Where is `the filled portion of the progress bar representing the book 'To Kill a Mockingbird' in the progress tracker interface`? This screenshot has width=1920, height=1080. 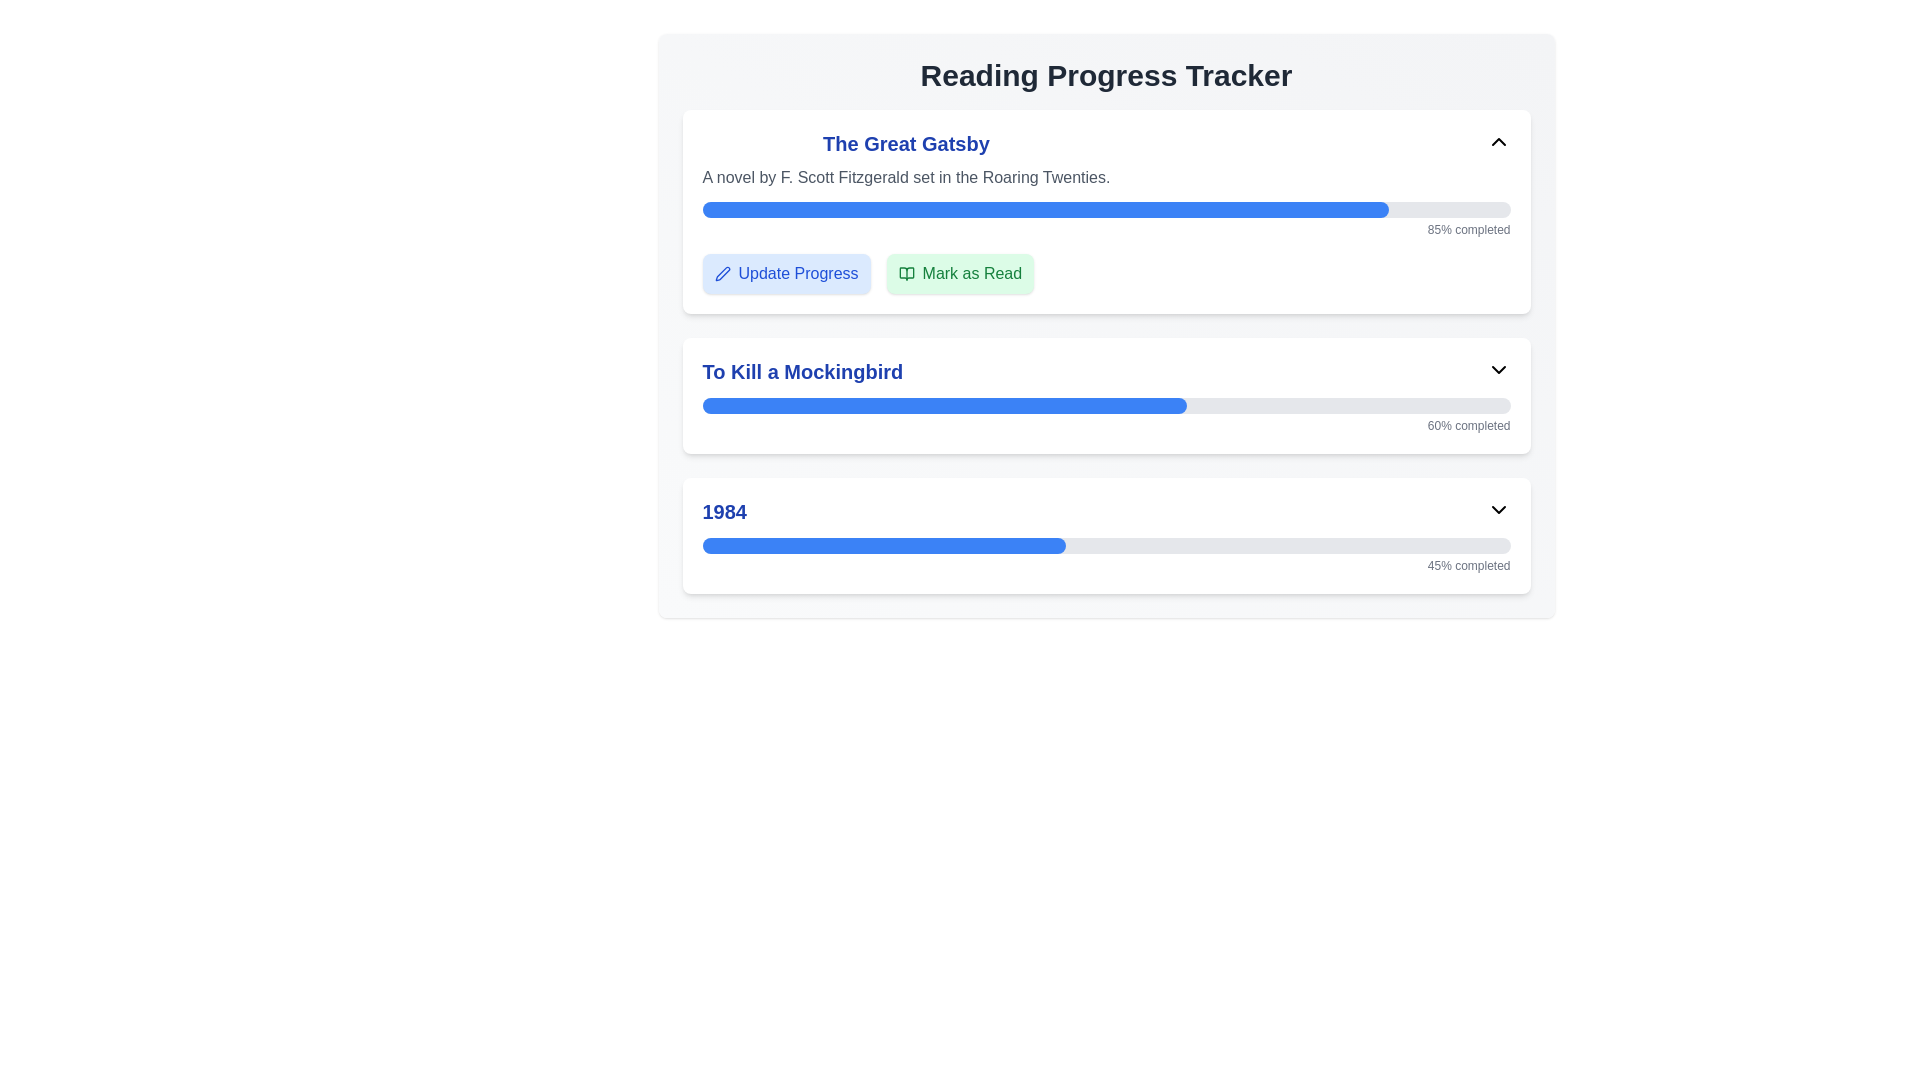 the filled portion of the progress bar representing the book 'To Kill a Mockingbird' in the progress tracker interface is located at coordinates (943, 405).